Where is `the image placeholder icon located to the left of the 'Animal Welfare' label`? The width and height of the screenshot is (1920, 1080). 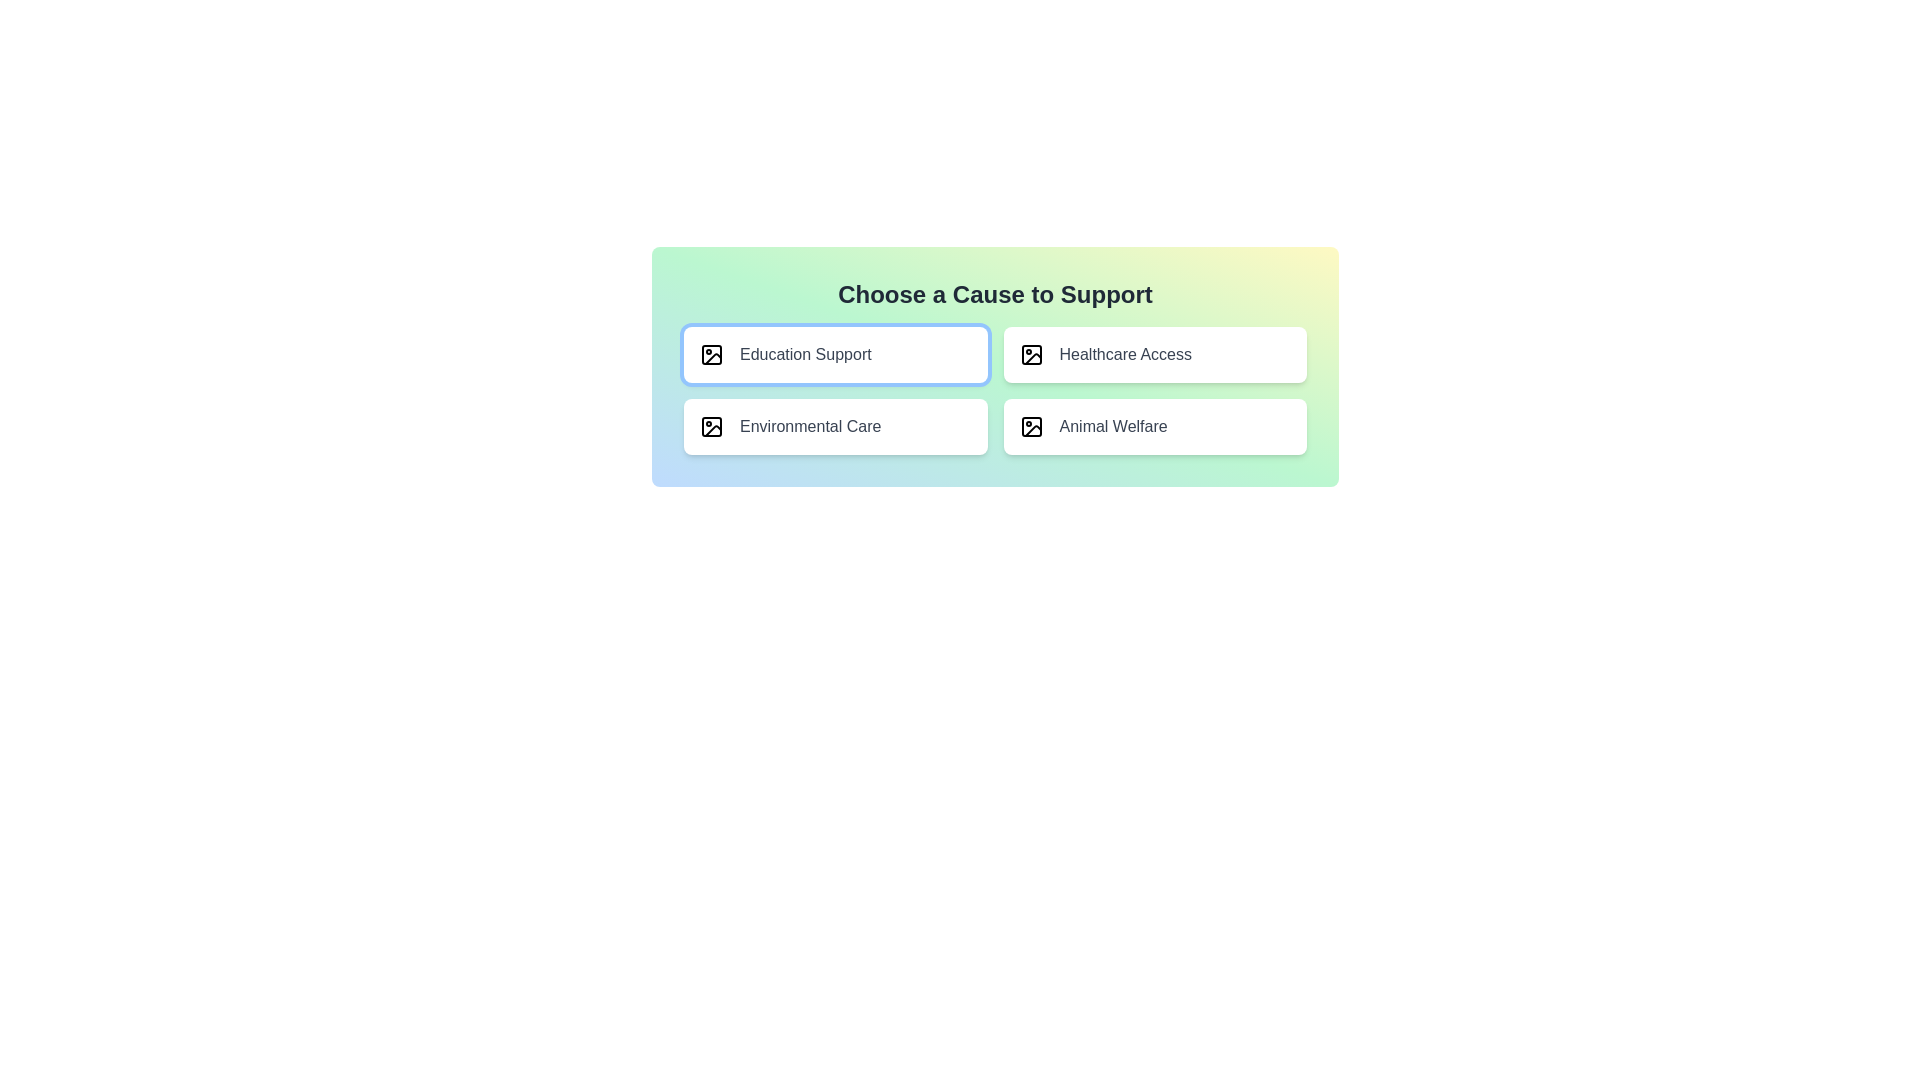 the image placeholder icon located to the left of the 'Animal Welfare' label is located at coordinates (1031, 426).